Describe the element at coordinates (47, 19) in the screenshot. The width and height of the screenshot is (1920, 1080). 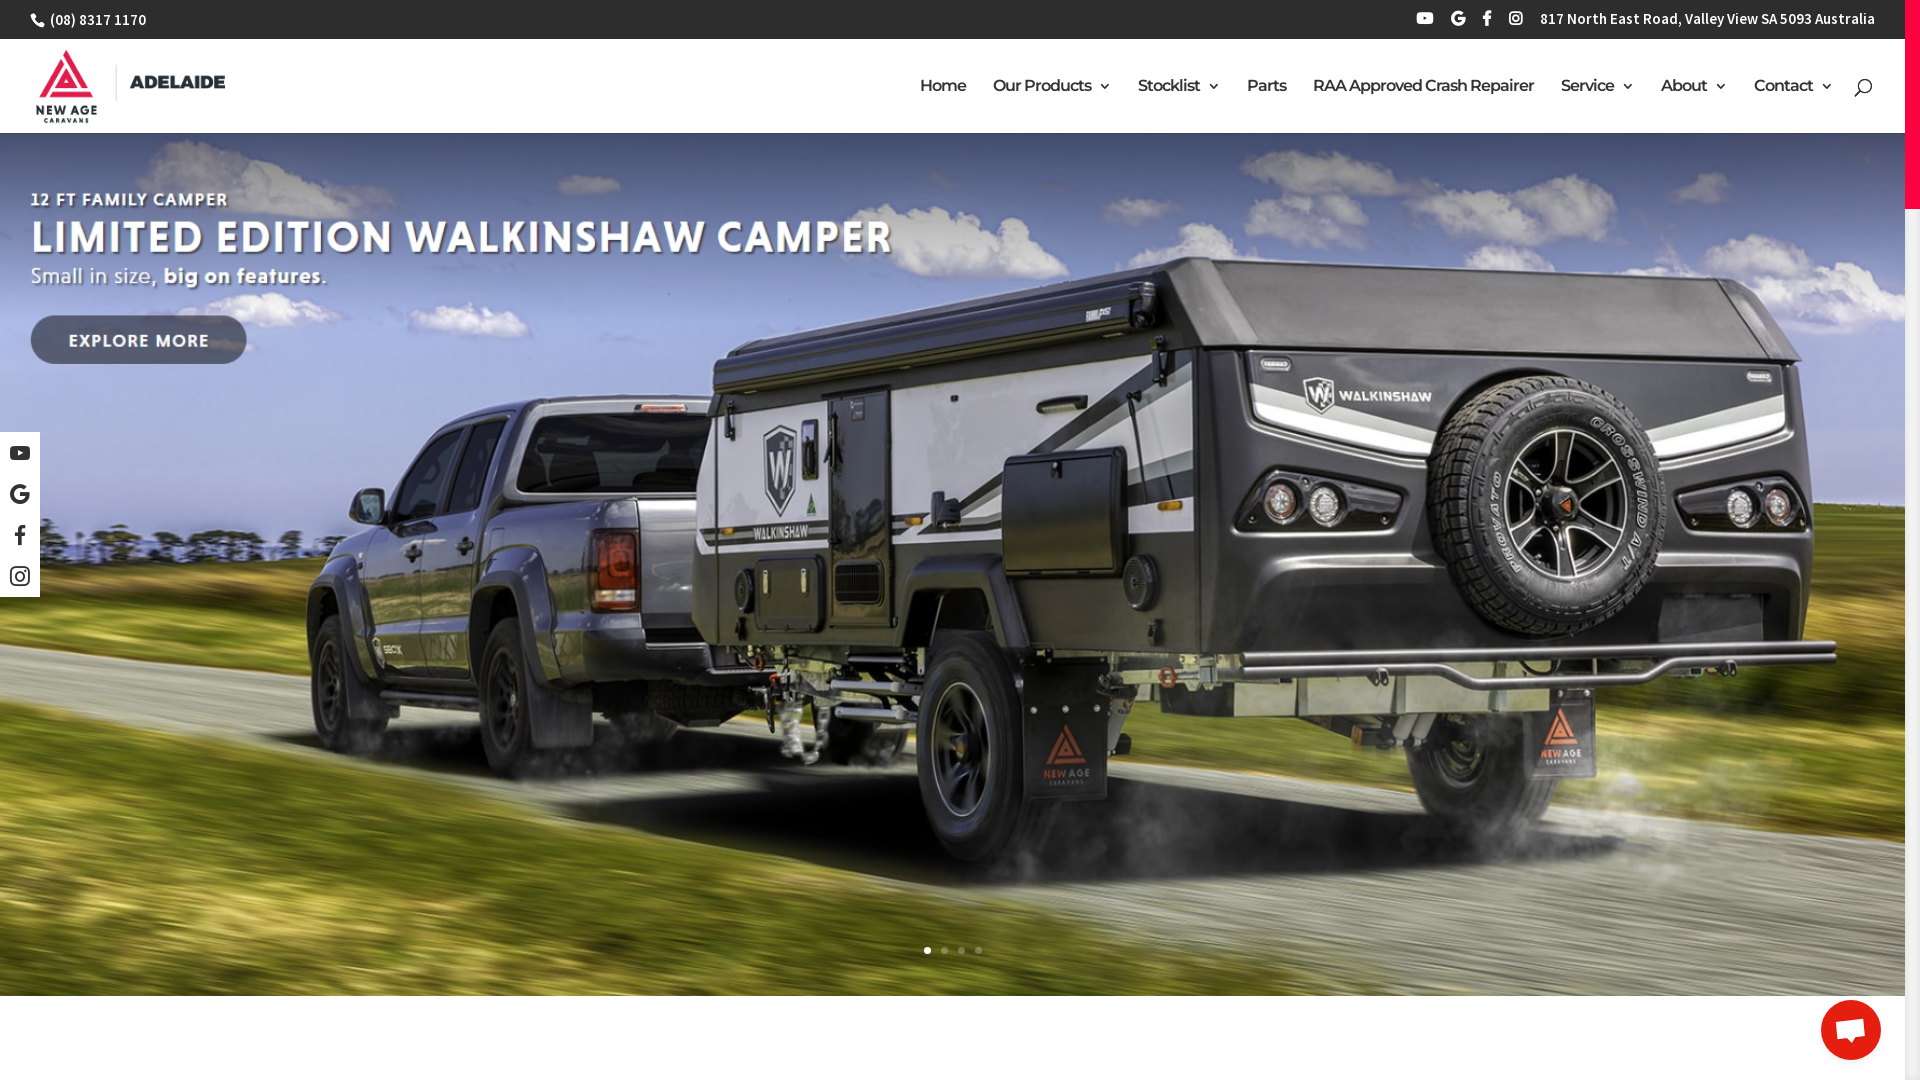
I see `'(08) 8317 1170'` at that location.